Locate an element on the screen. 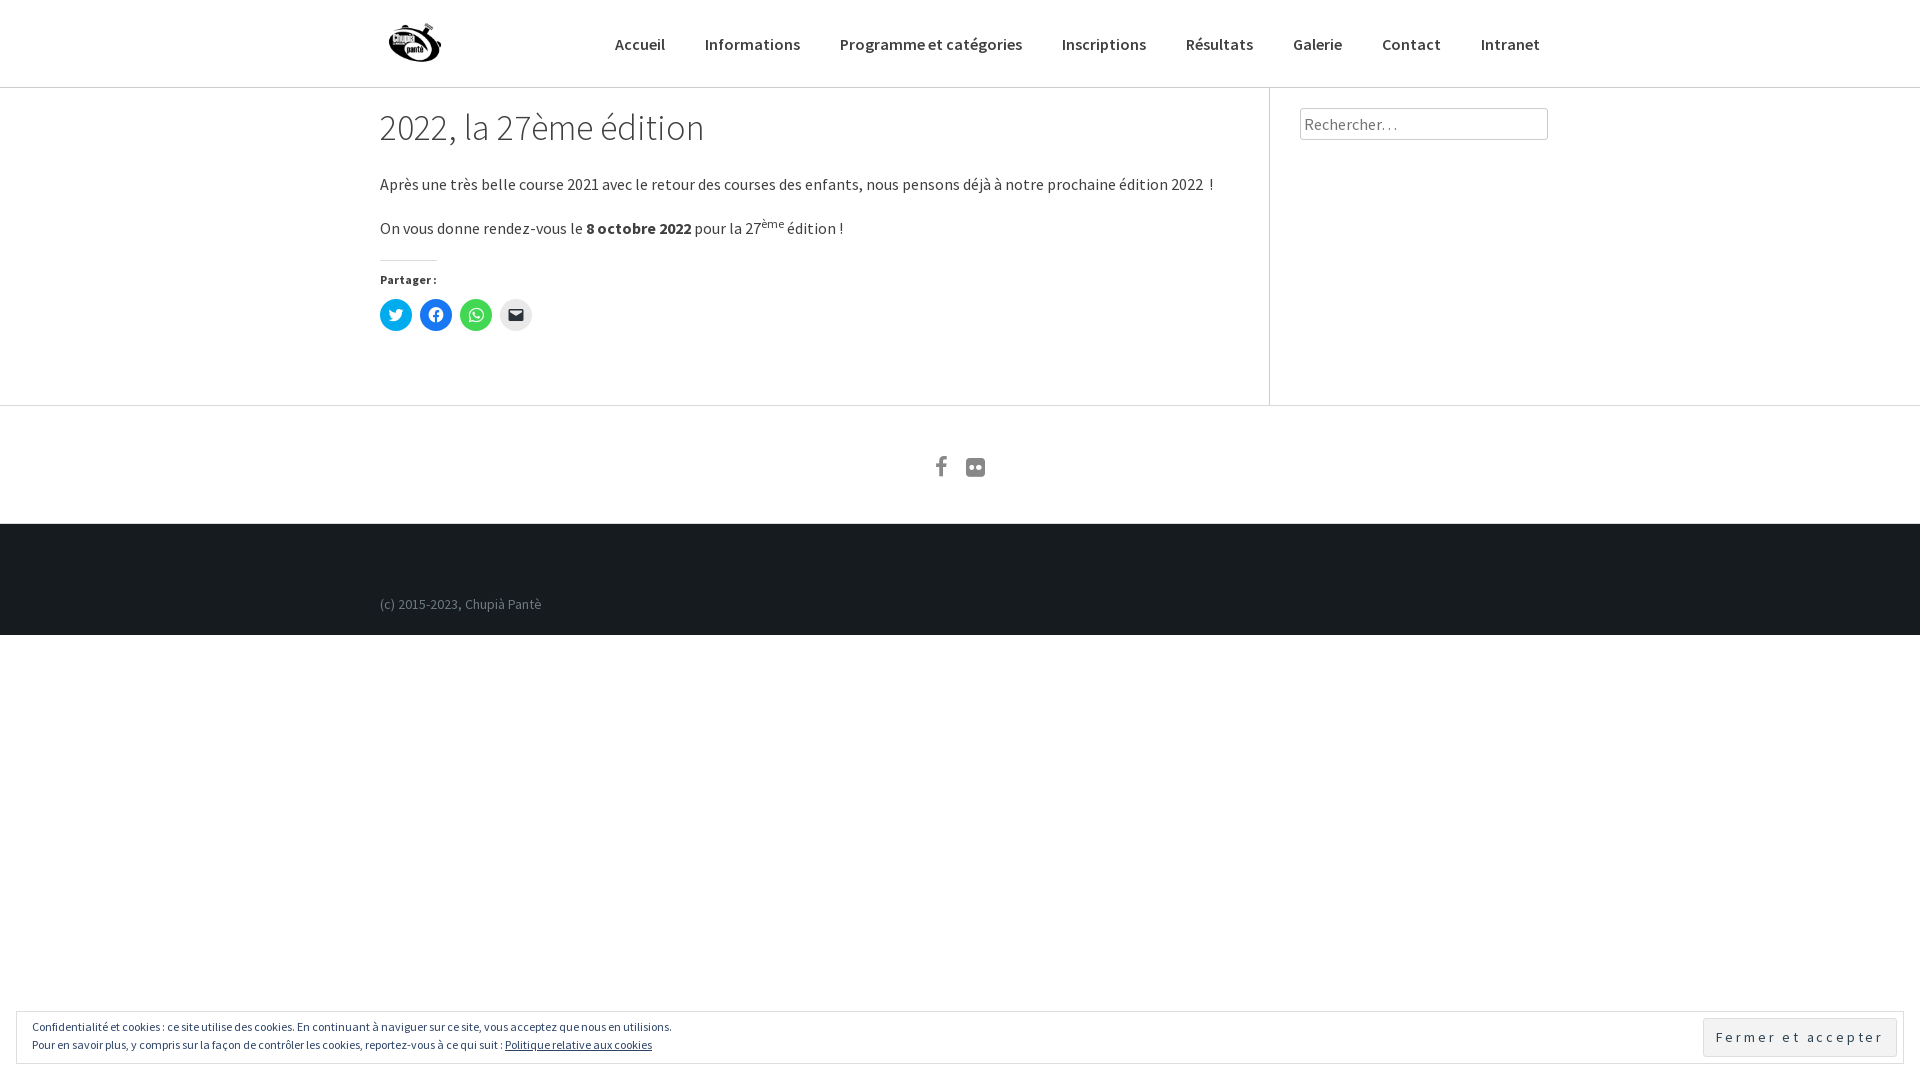  'Politique relative aux cookies' is located at coordinates (577, 1043).